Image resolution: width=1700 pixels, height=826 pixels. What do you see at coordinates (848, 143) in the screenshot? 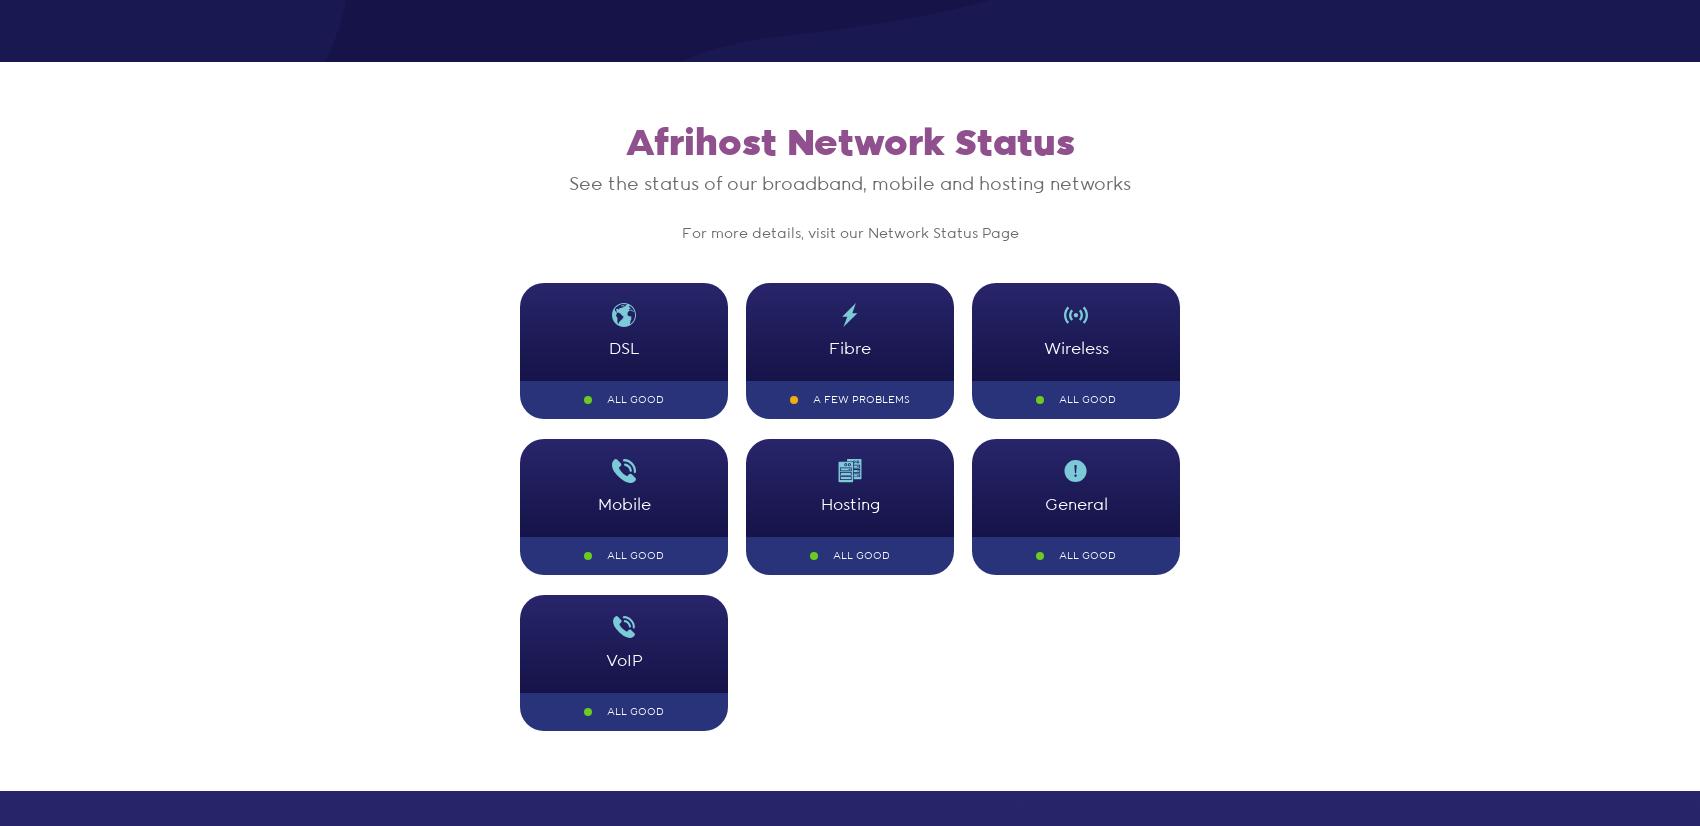
I see `'Afrihost Network Status'` at bounding box center [848, 143].